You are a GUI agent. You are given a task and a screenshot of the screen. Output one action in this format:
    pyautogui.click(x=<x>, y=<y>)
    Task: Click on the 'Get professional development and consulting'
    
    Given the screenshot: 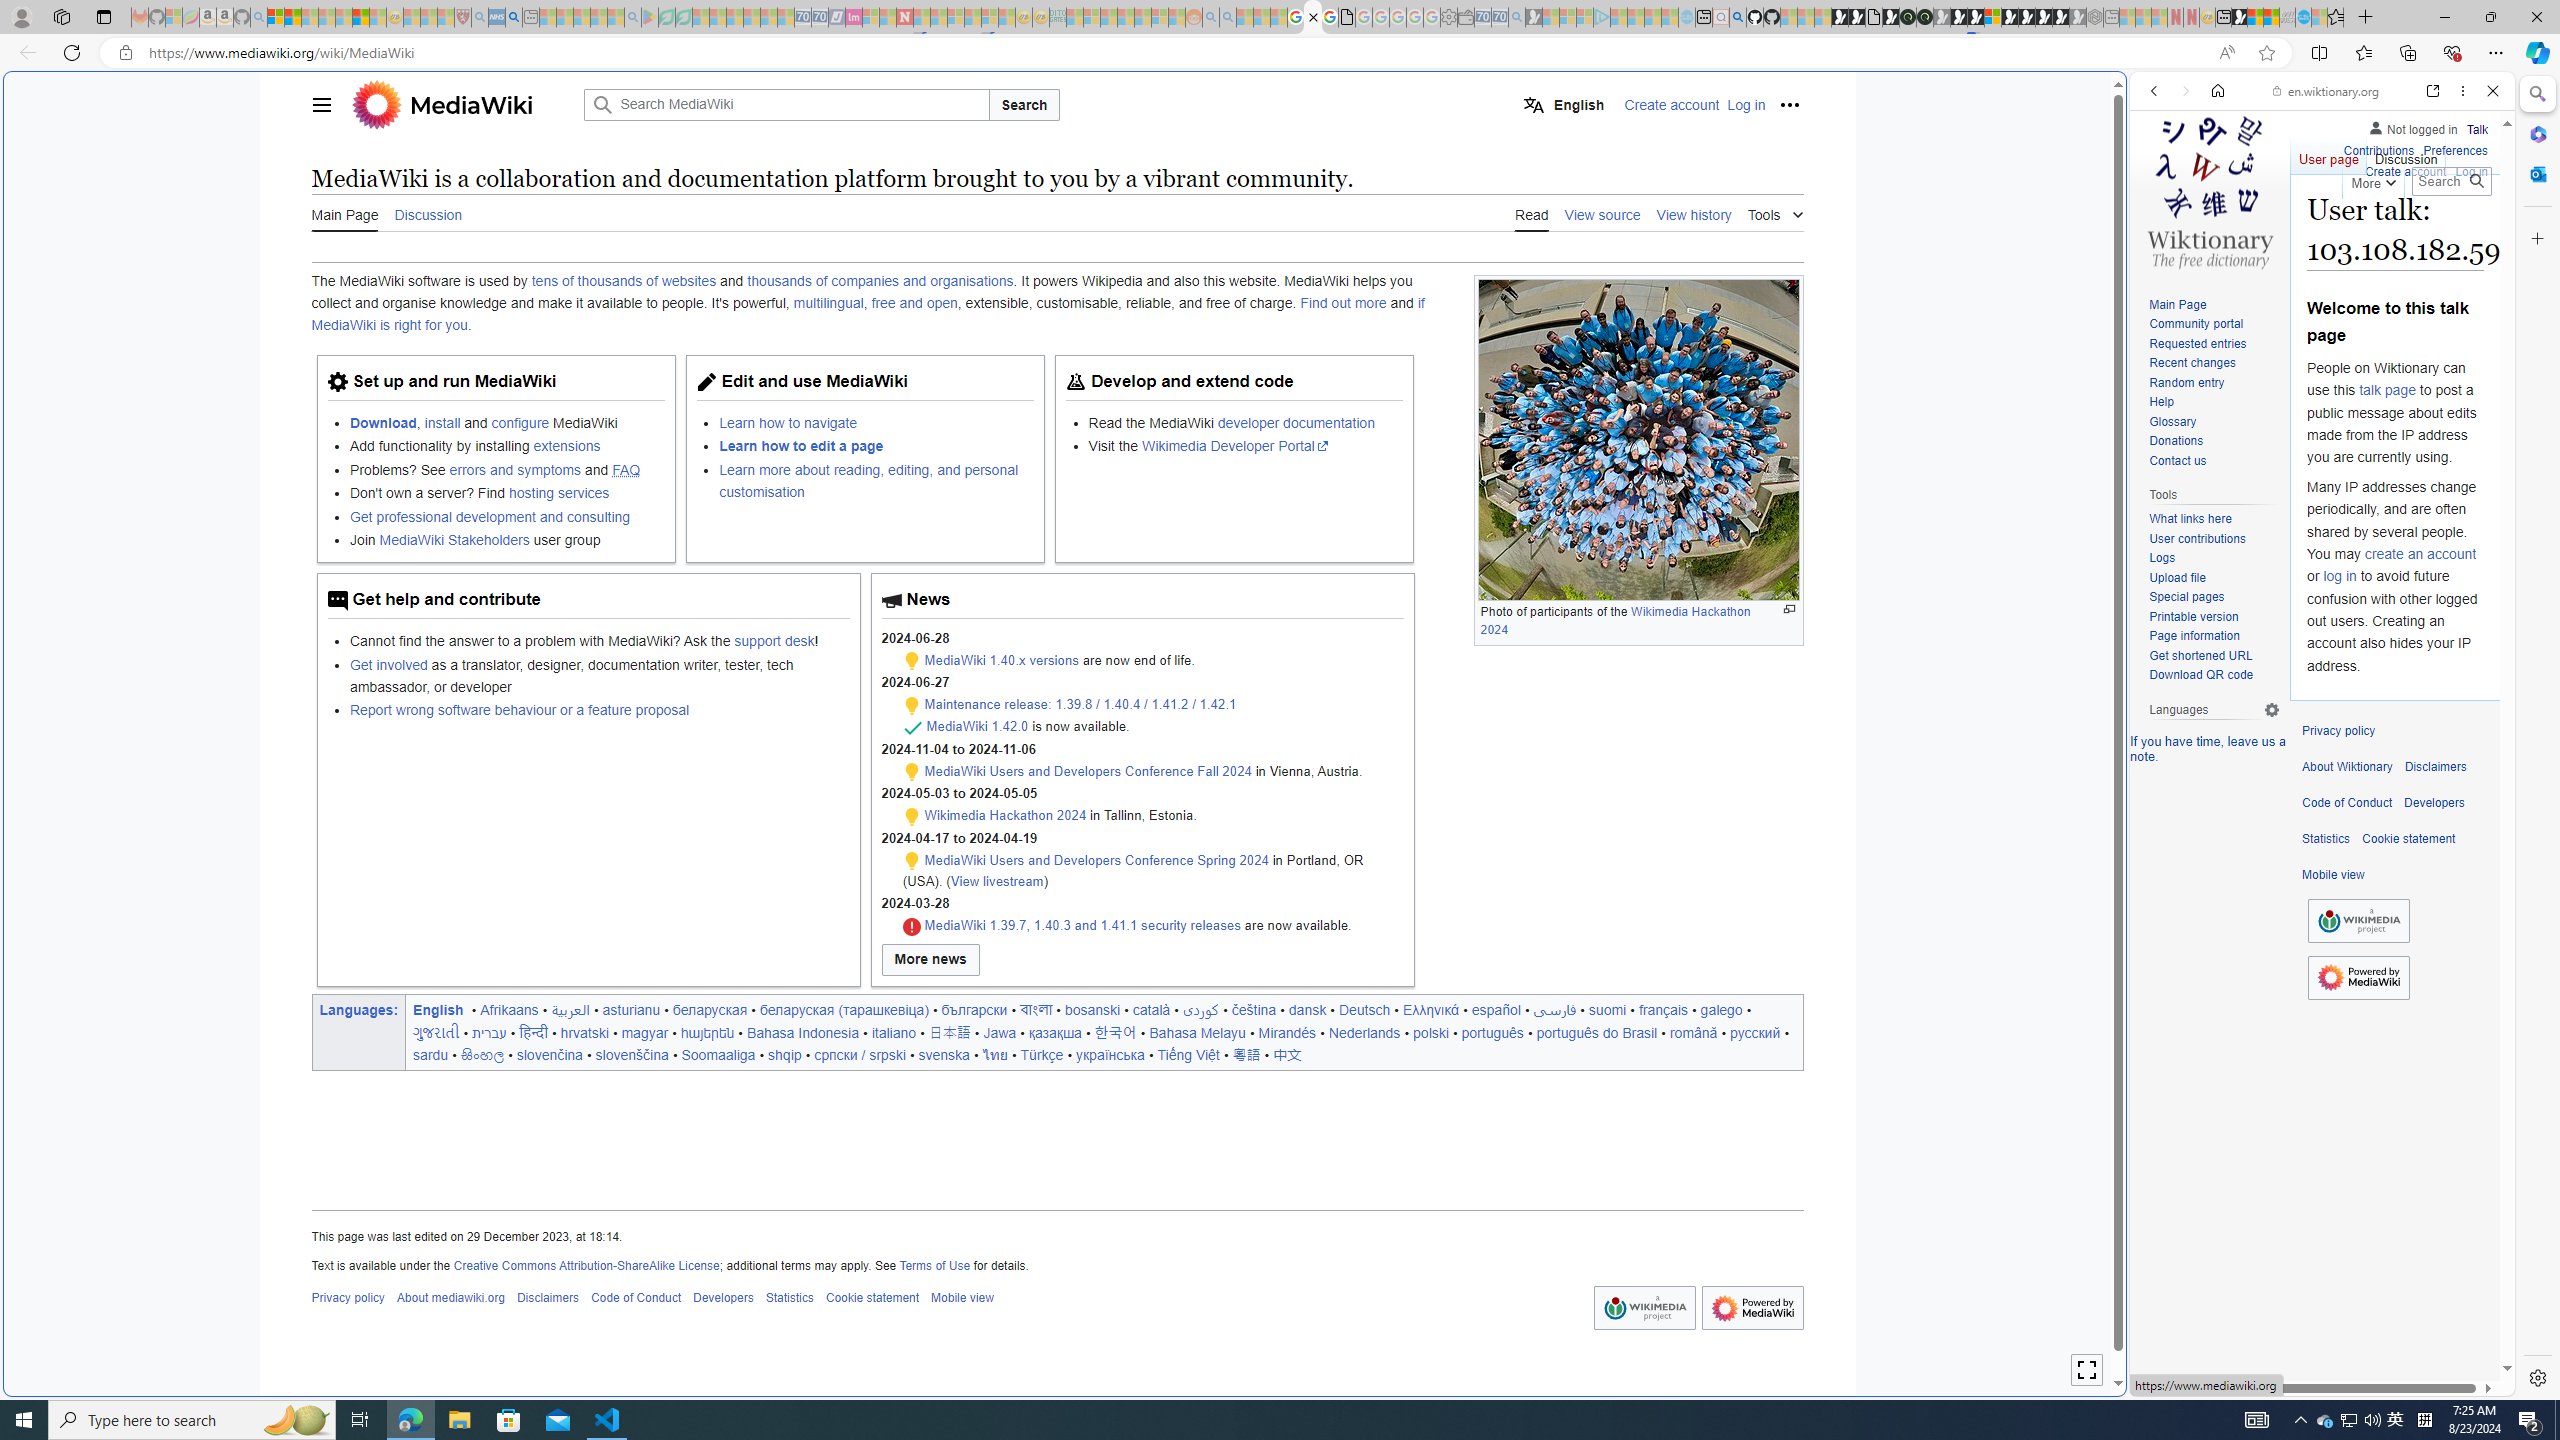 What is the action you would take?
    pyautogui.click(x=505, y=516)
    